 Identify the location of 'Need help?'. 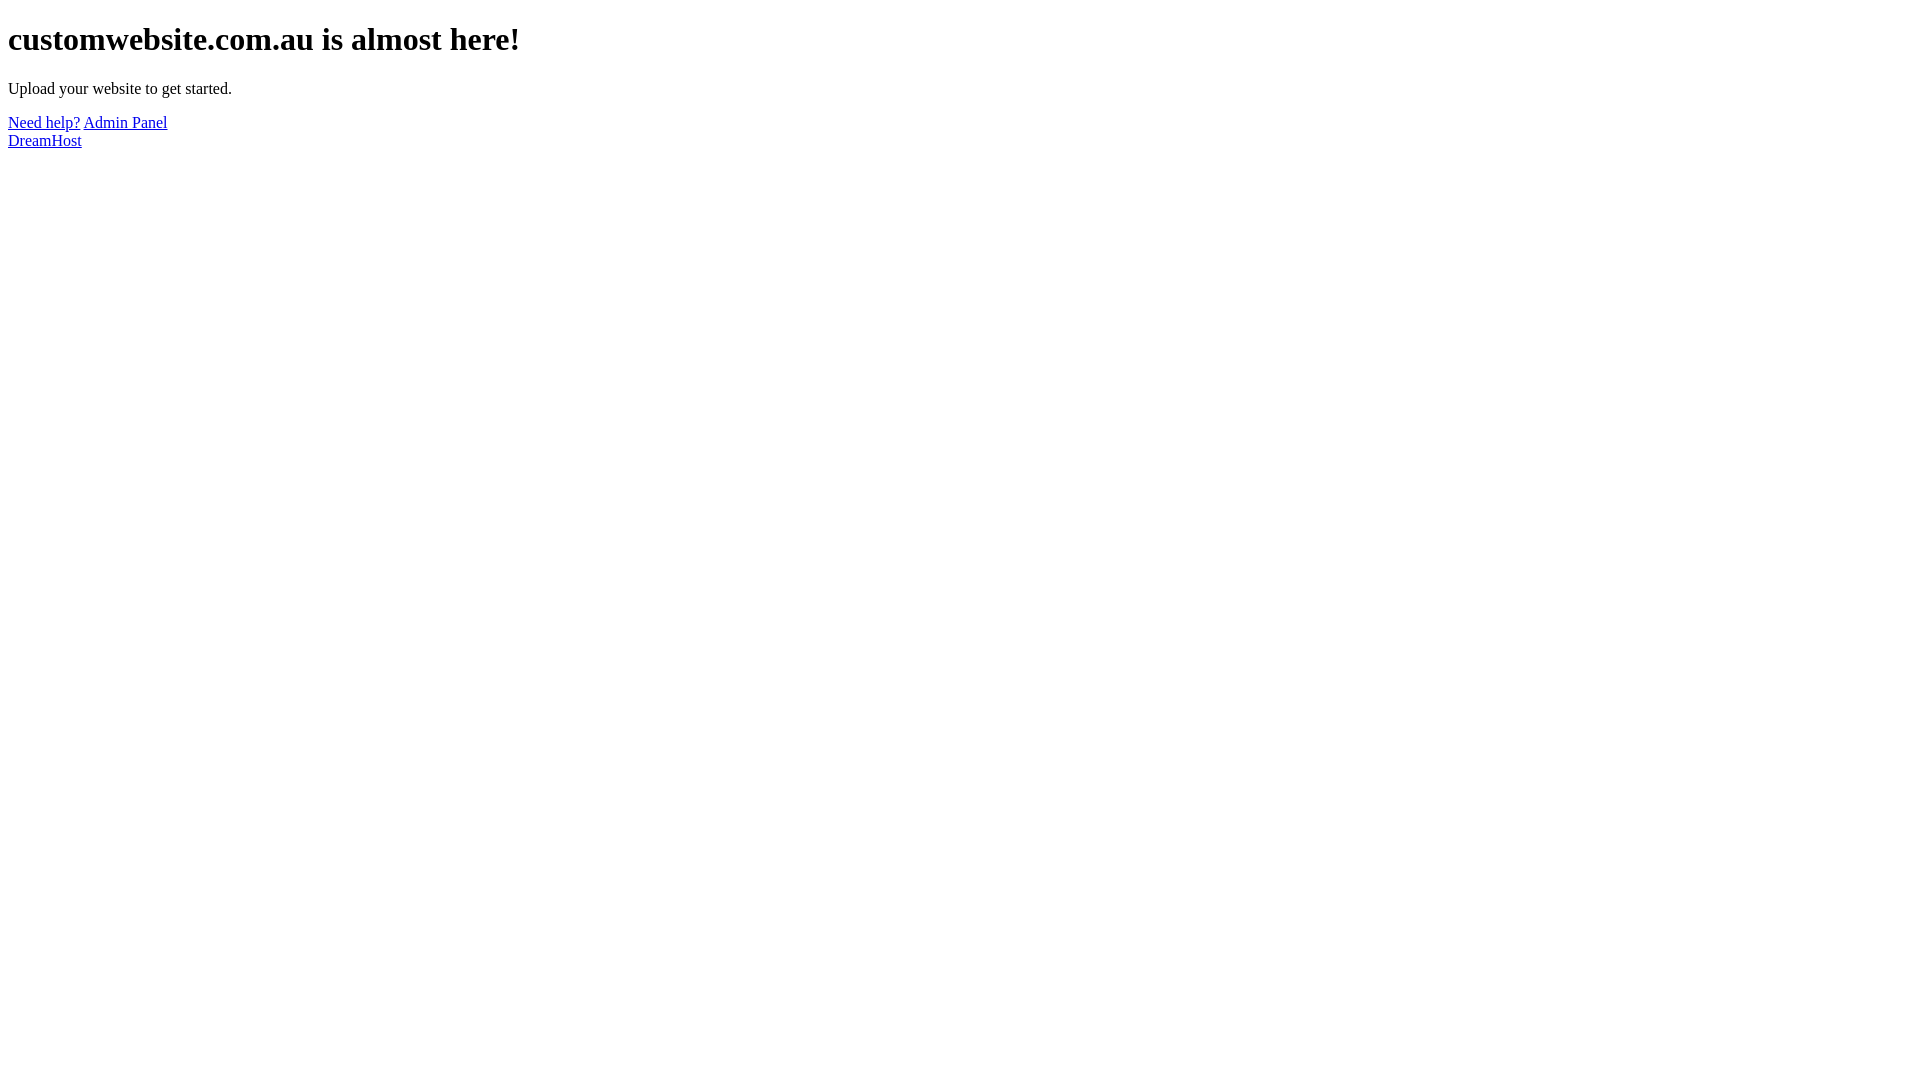
(43, 122).